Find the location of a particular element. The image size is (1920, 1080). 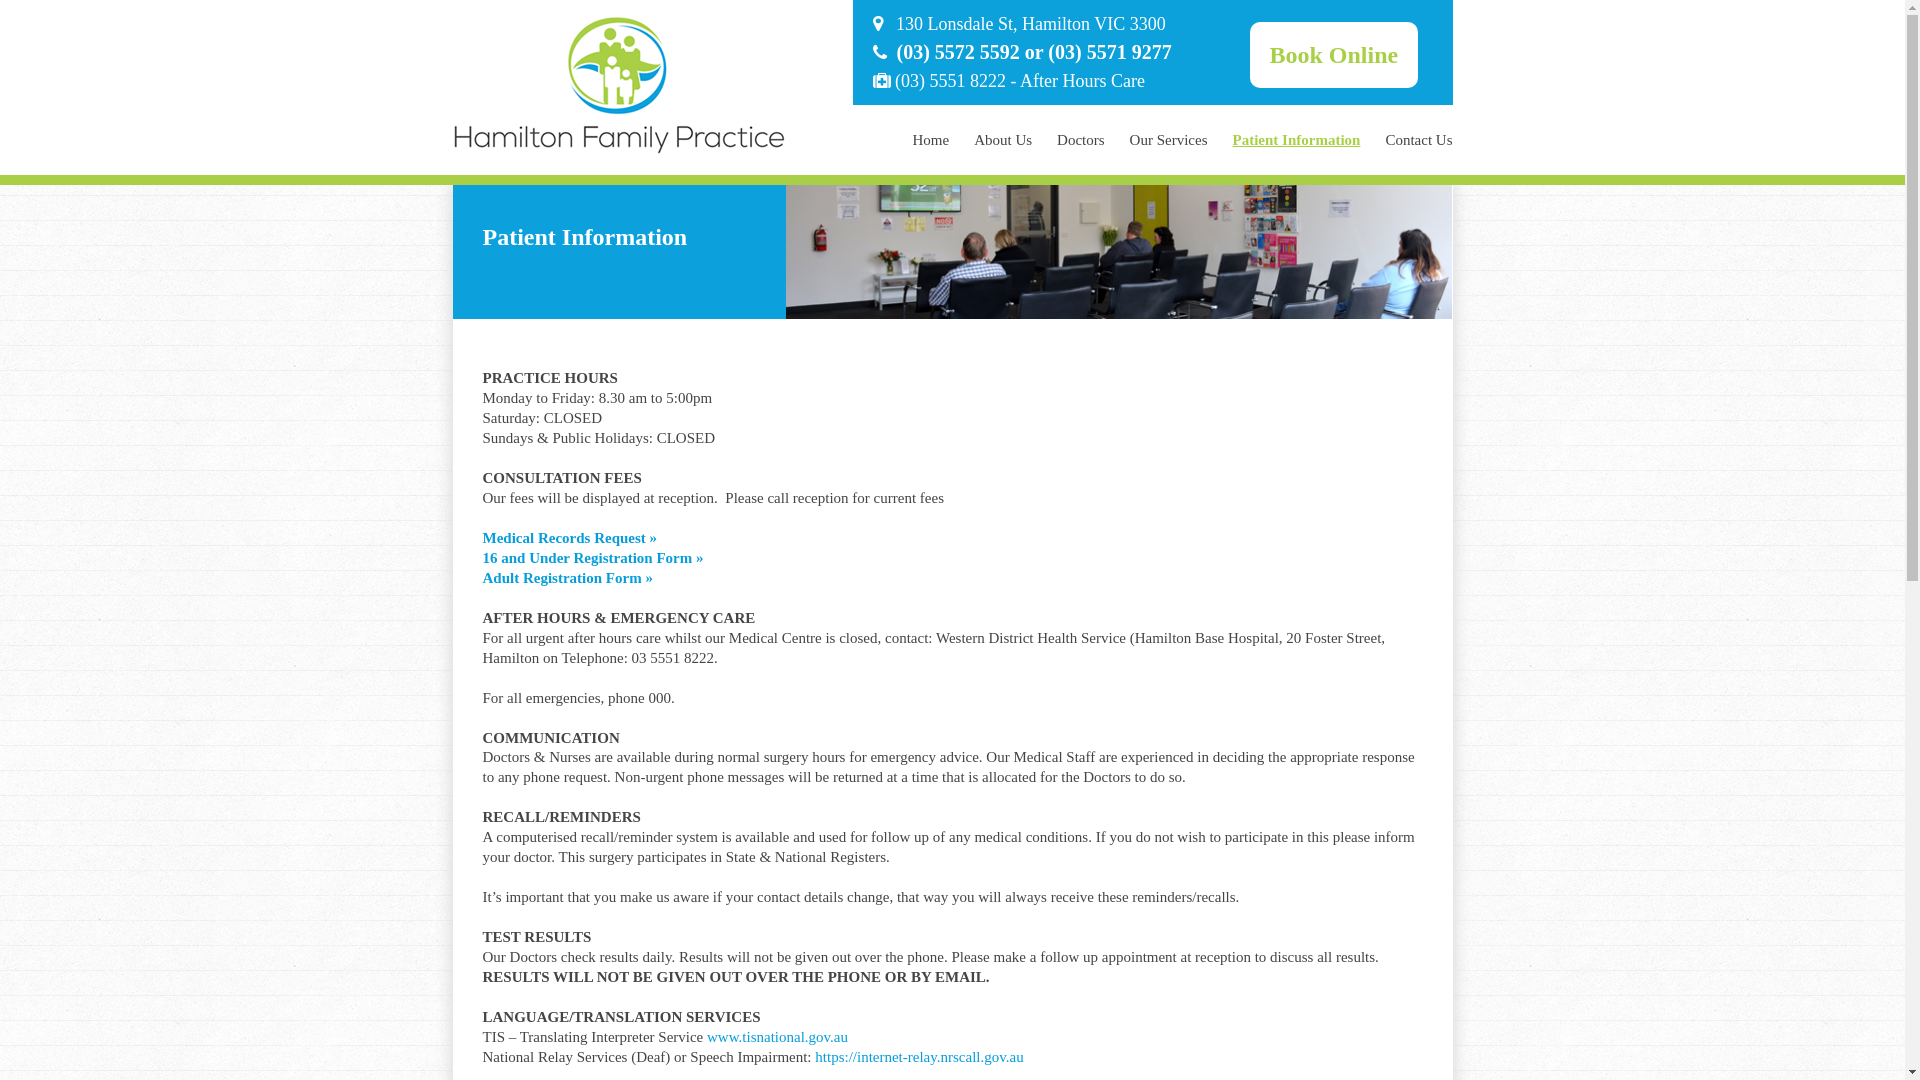

'www.tisnational.gov.au' is located at coordinates (776, 1036).